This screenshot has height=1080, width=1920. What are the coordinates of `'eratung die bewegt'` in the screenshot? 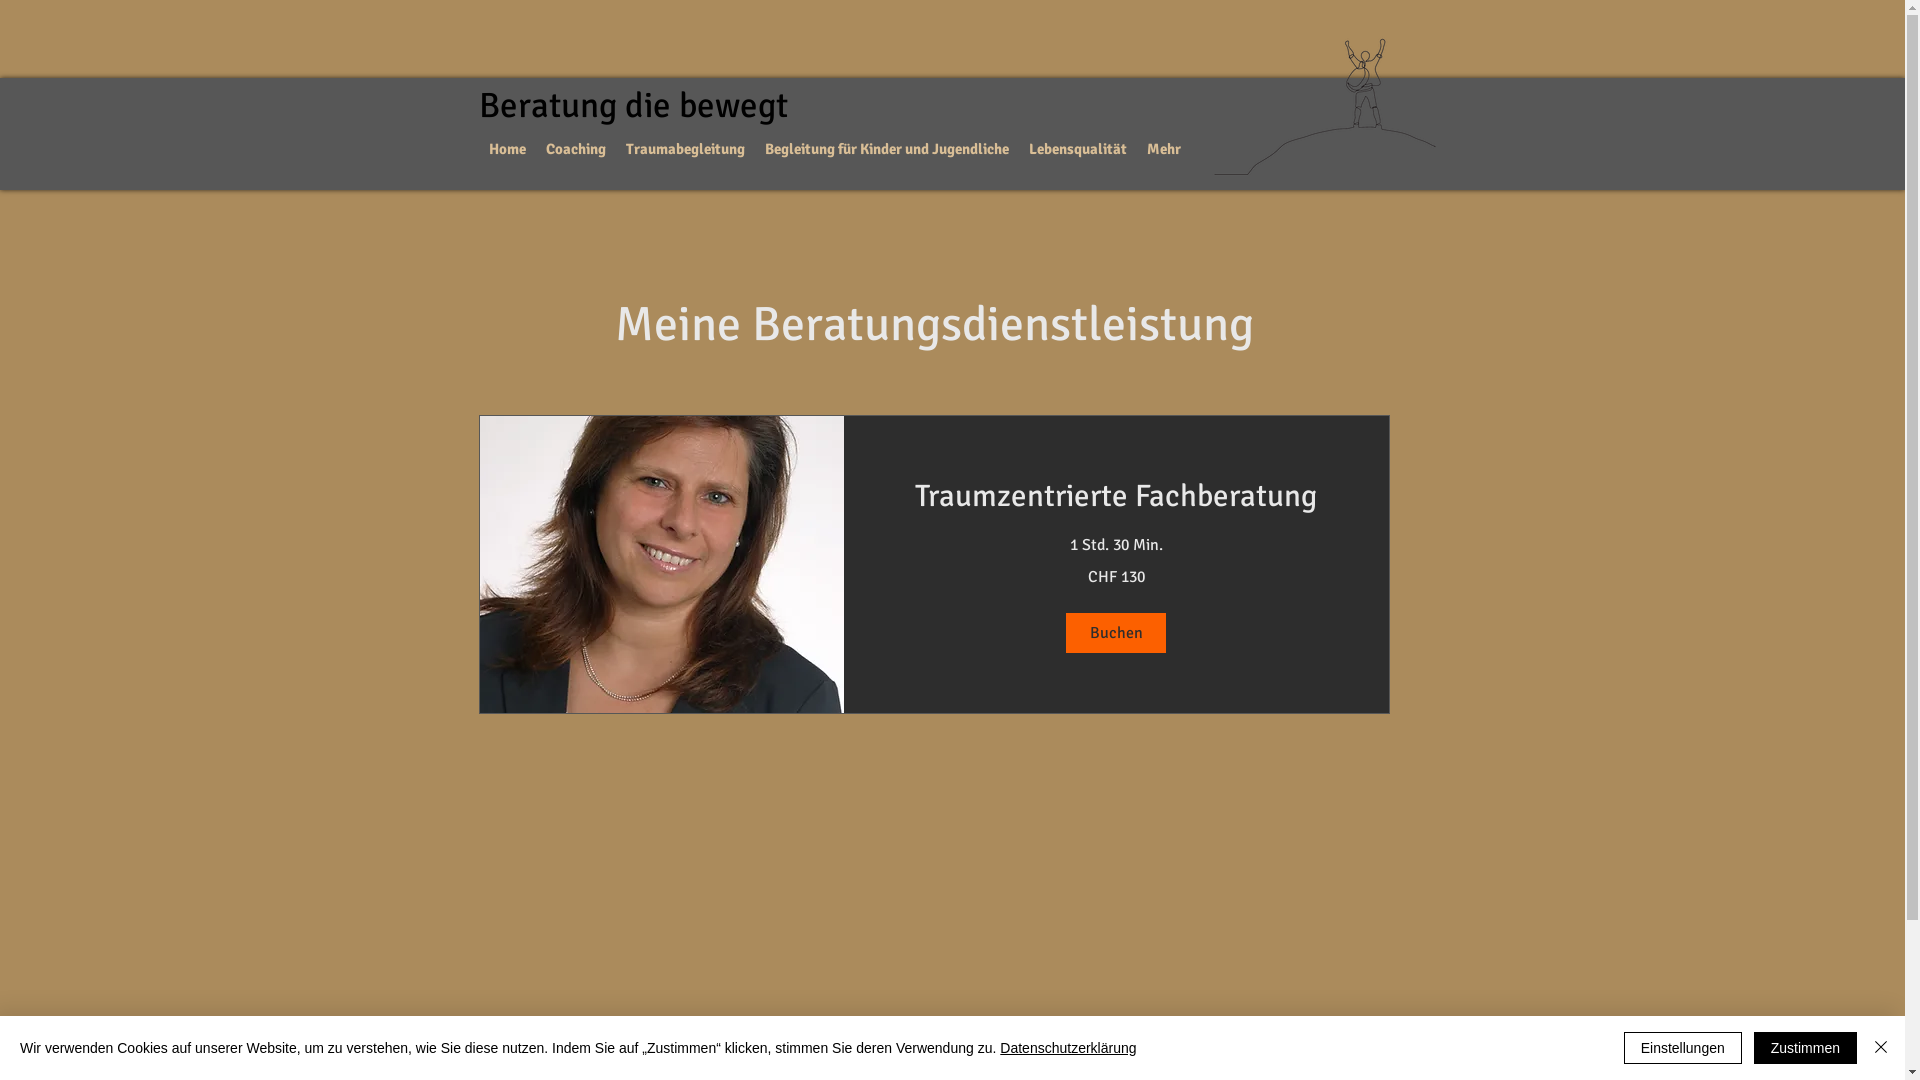 It's located at (643, 105).